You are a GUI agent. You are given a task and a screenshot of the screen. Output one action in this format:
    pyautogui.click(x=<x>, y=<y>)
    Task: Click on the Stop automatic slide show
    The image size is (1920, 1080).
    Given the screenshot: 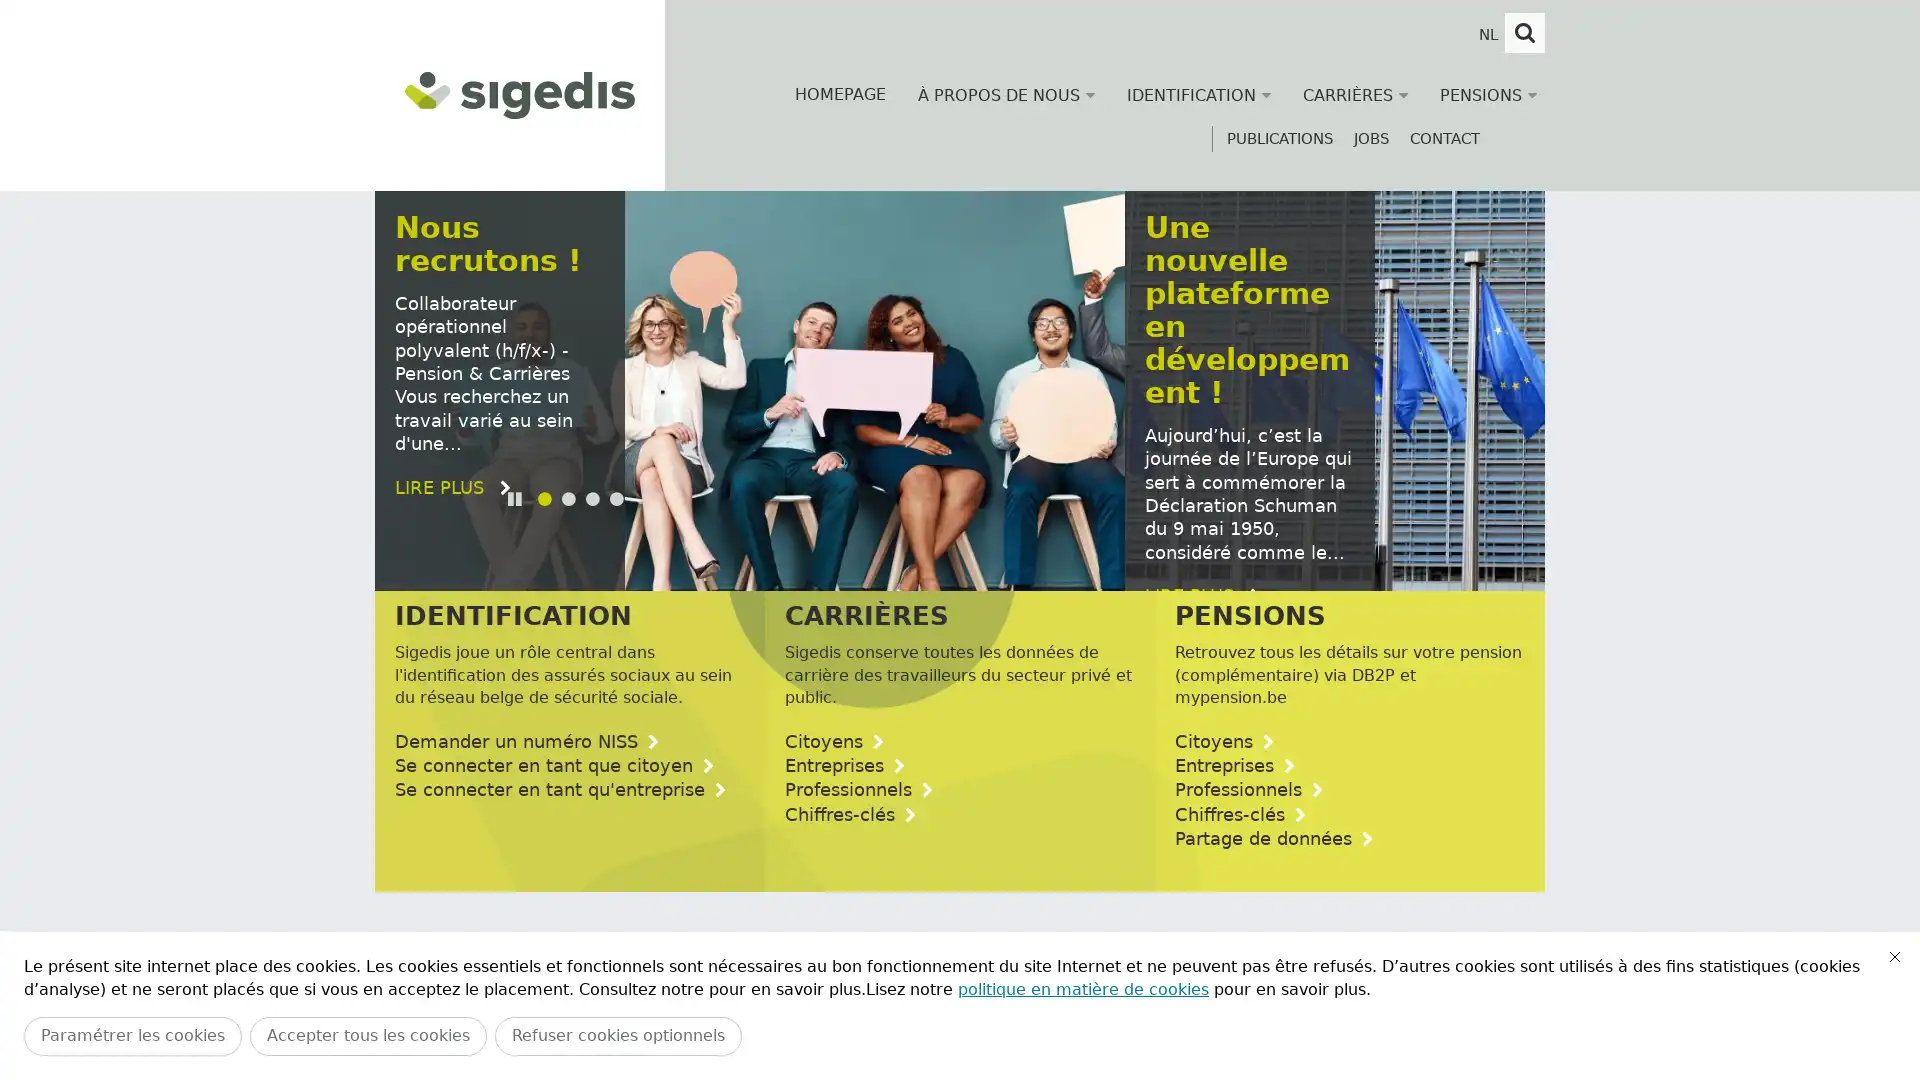 What is the action you would take?
    pyautogui.click(x=517, y=548)
    